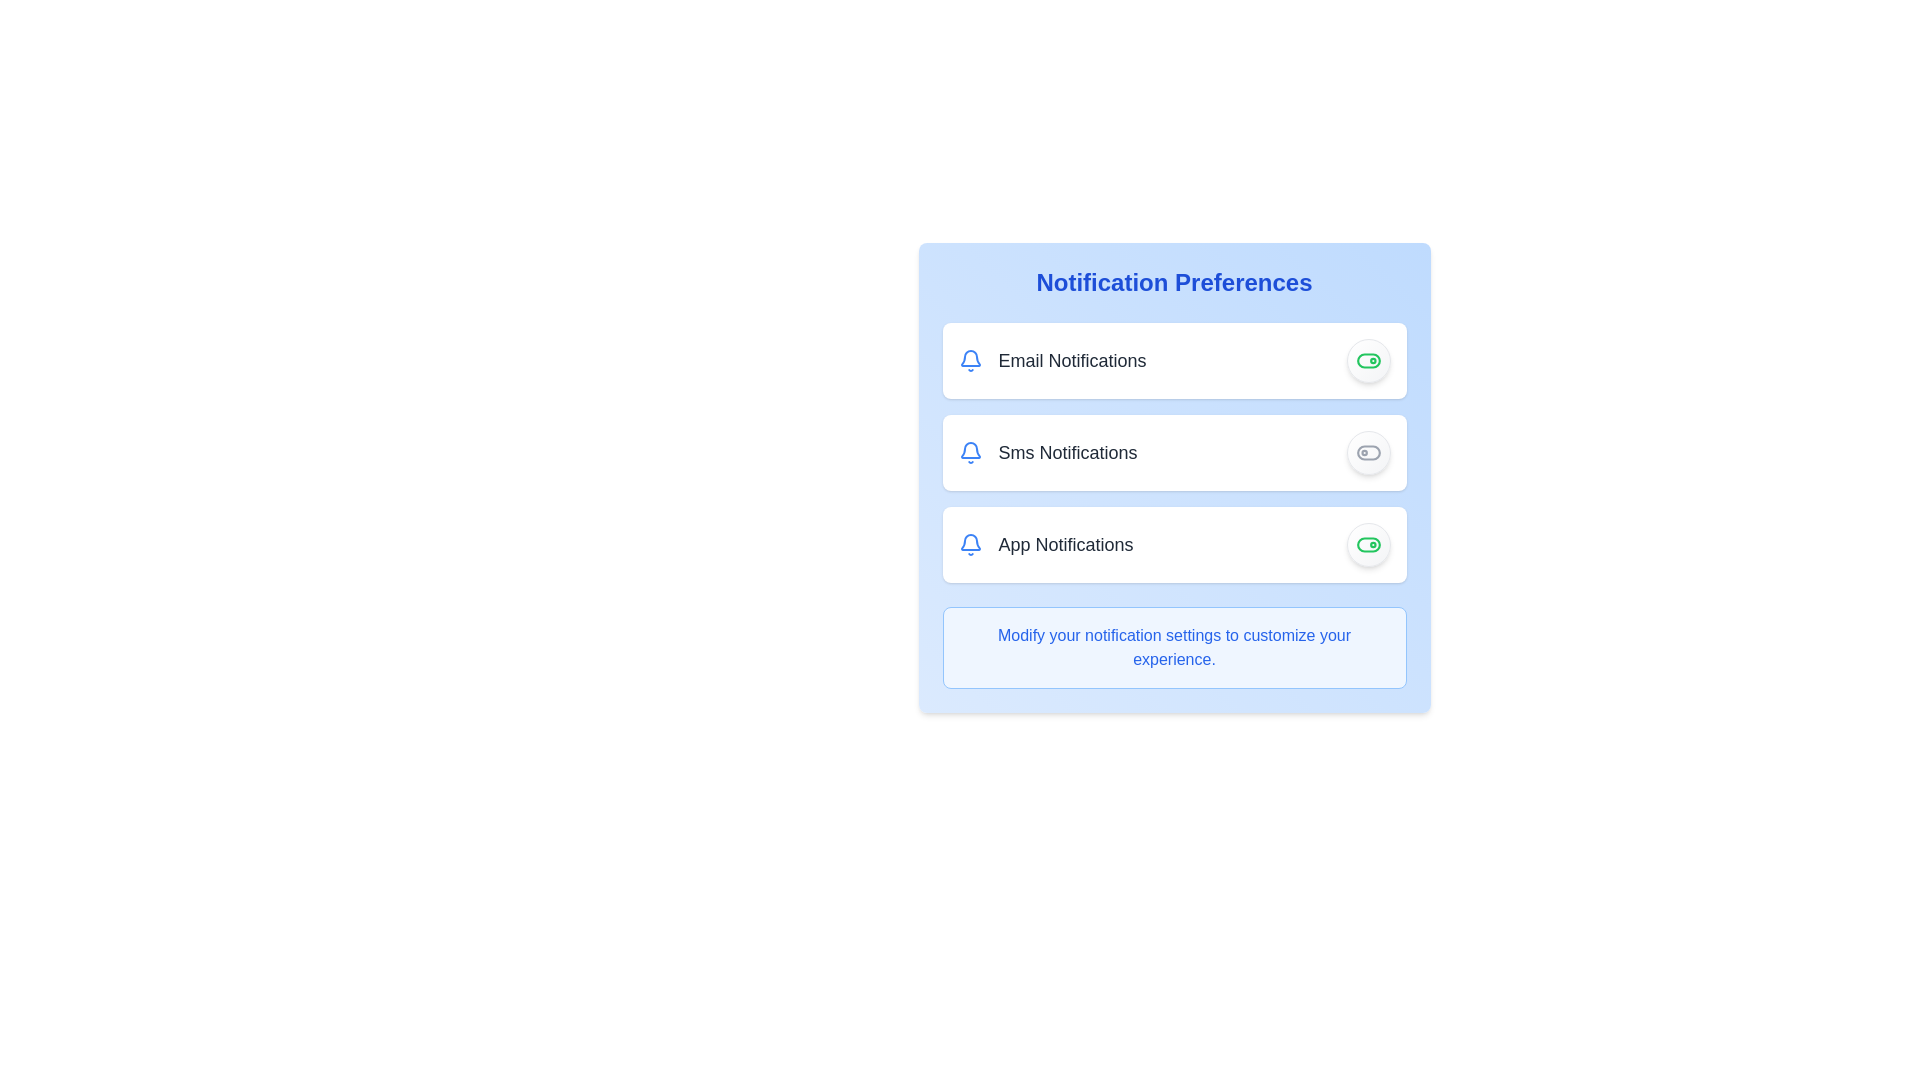  I want to click on label displaying 'Email Notifications' which is part of the Notification Preferences section, located between a notification bell icon and a toggle switch, so click(1071, 361).